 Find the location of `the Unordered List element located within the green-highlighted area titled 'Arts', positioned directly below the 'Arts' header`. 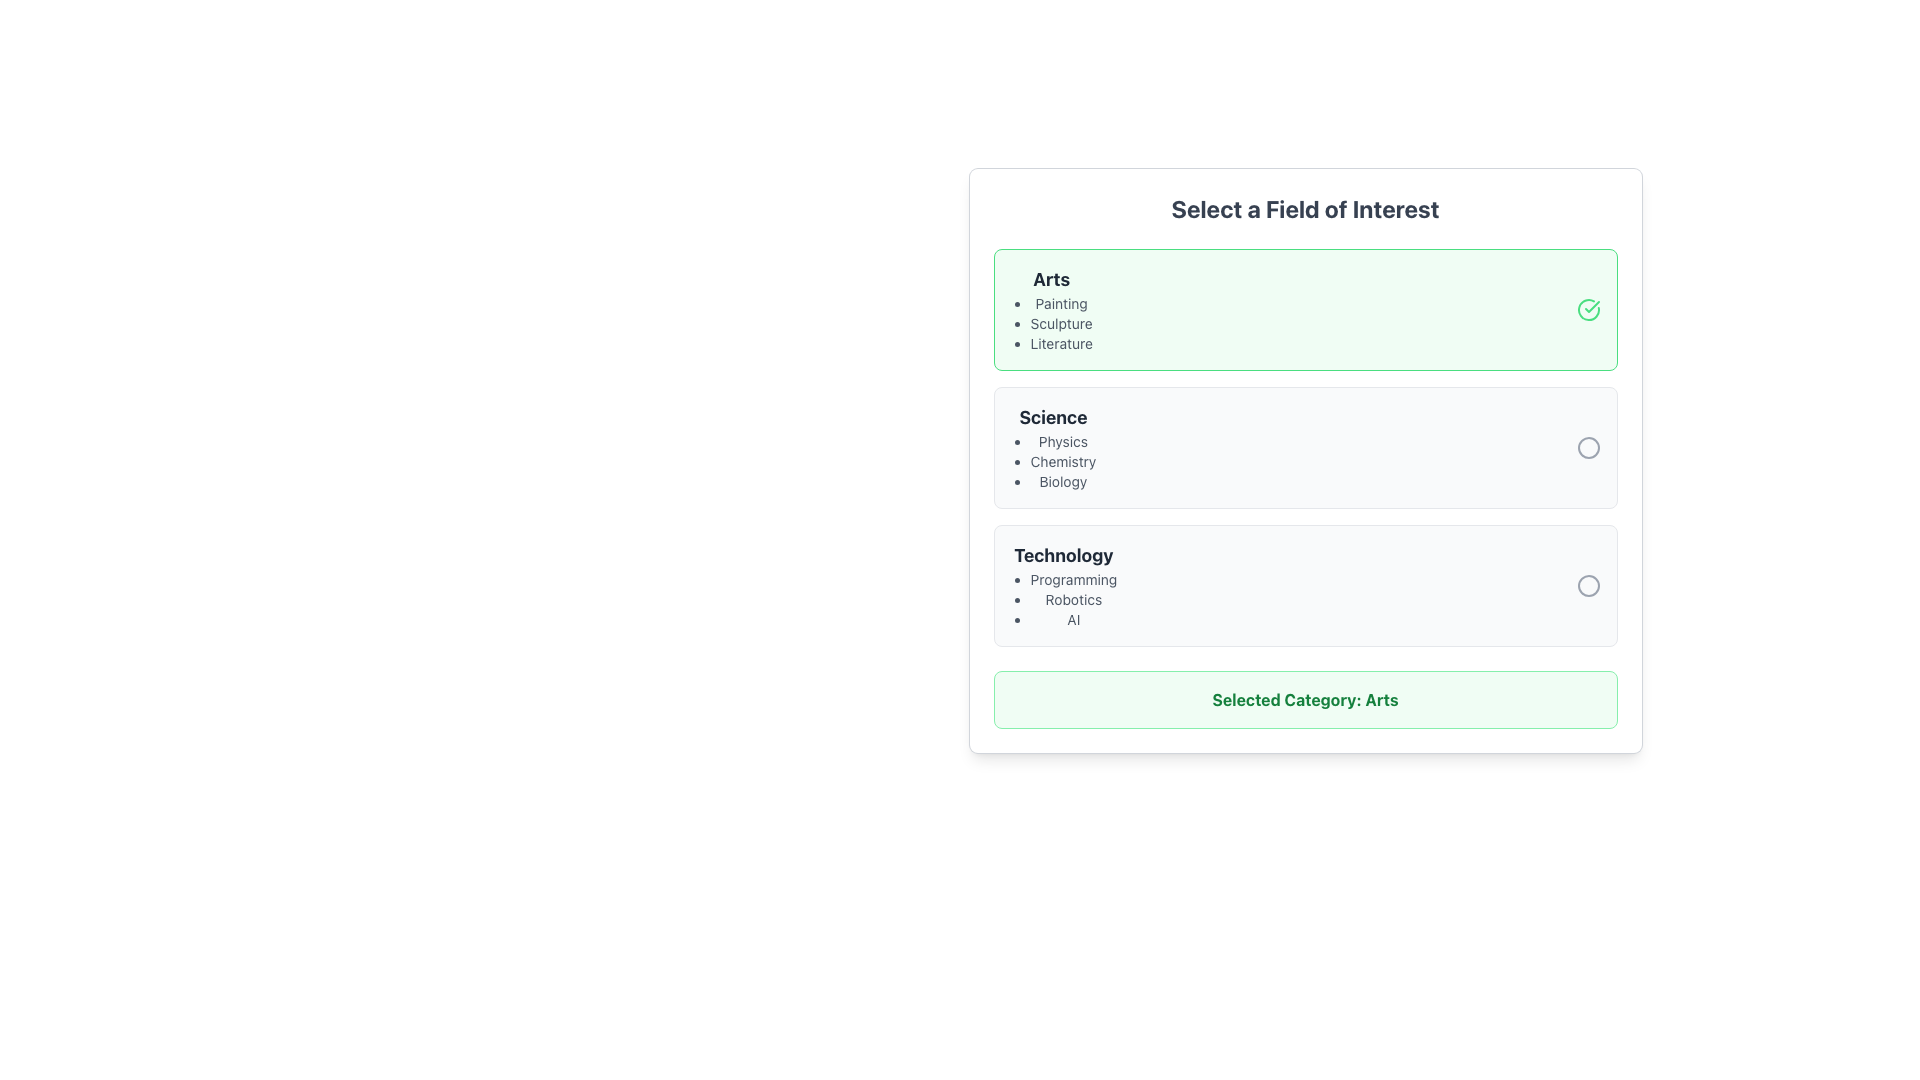

the Unordered List element located within the green-highlighted area titled 'Arts', positioned directly below the 'Arts' header is located at coordinates (1050, 323).